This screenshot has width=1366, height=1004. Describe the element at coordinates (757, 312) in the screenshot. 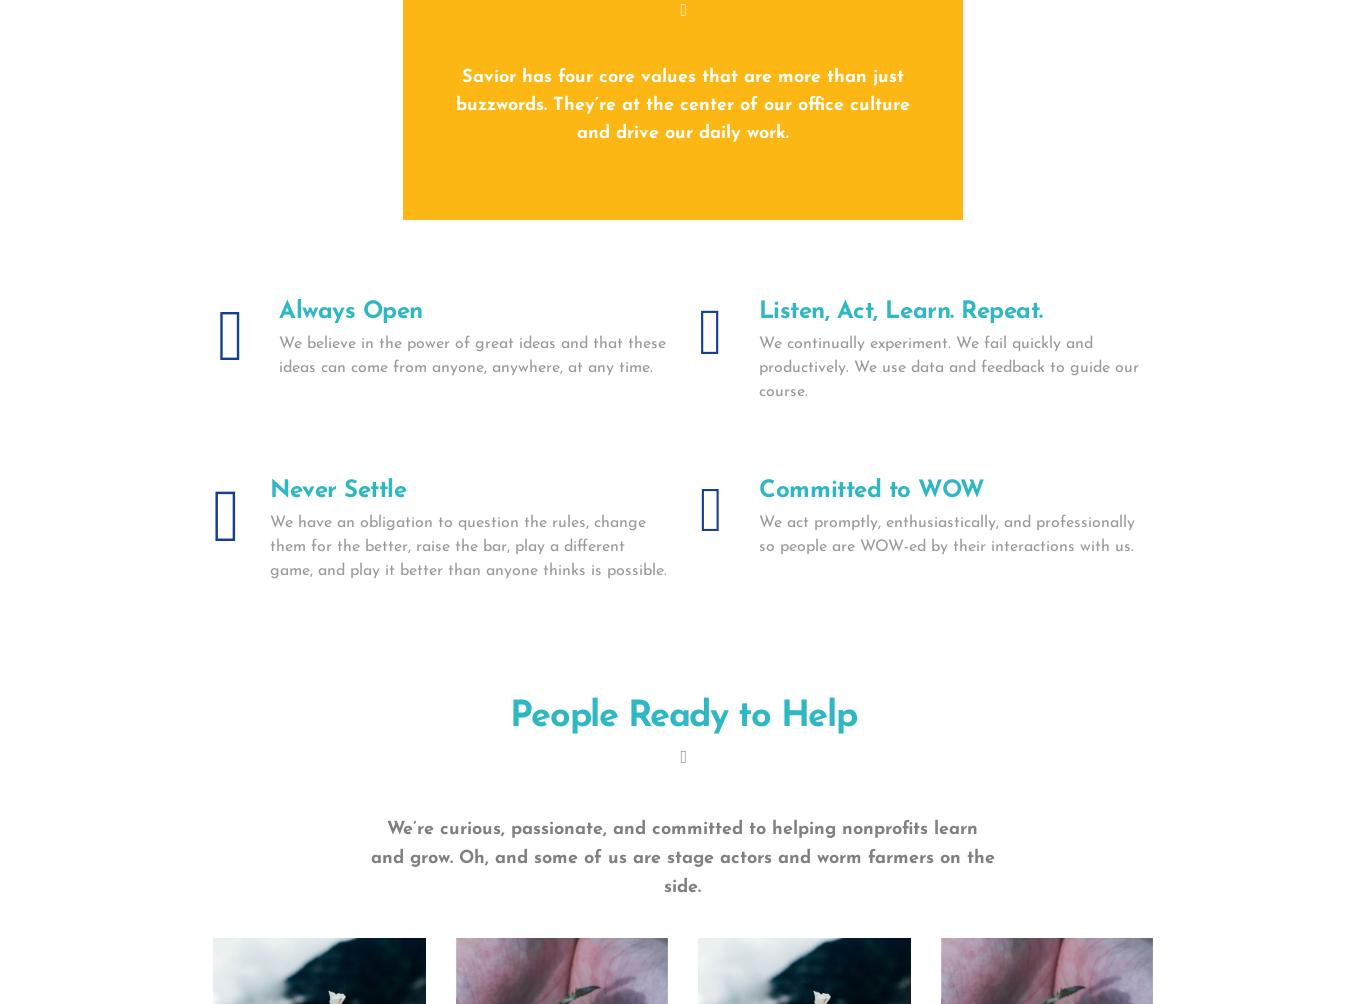

I see `'Listen, Act, Learn. Repeat.'` at that location.